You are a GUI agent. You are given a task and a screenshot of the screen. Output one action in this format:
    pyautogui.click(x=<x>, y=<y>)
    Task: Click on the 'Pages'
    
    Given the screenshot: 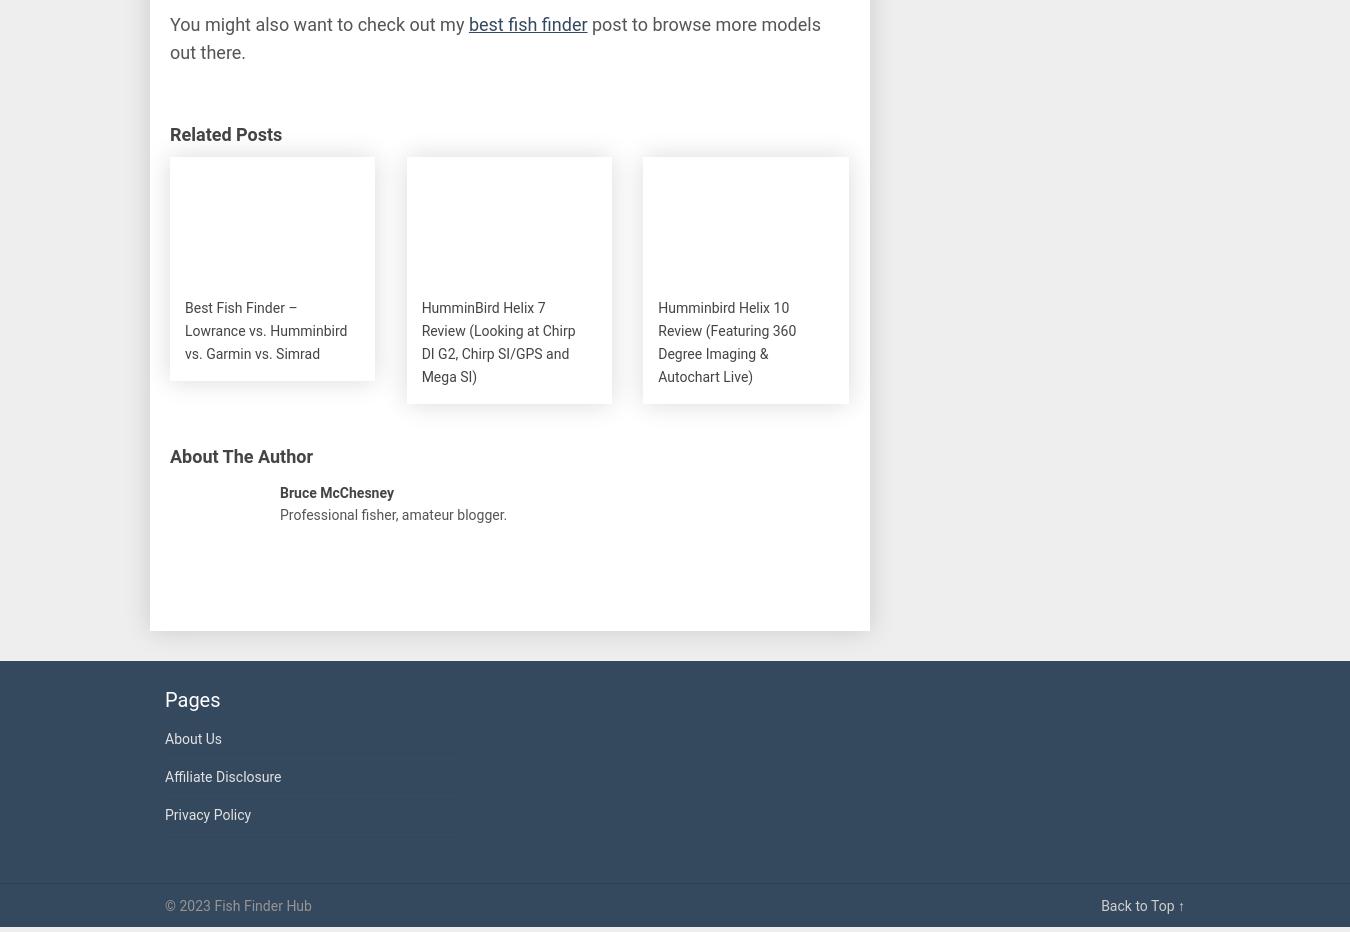 What is the action you would take?
    pyautogui.click(x=192, y=699)
    